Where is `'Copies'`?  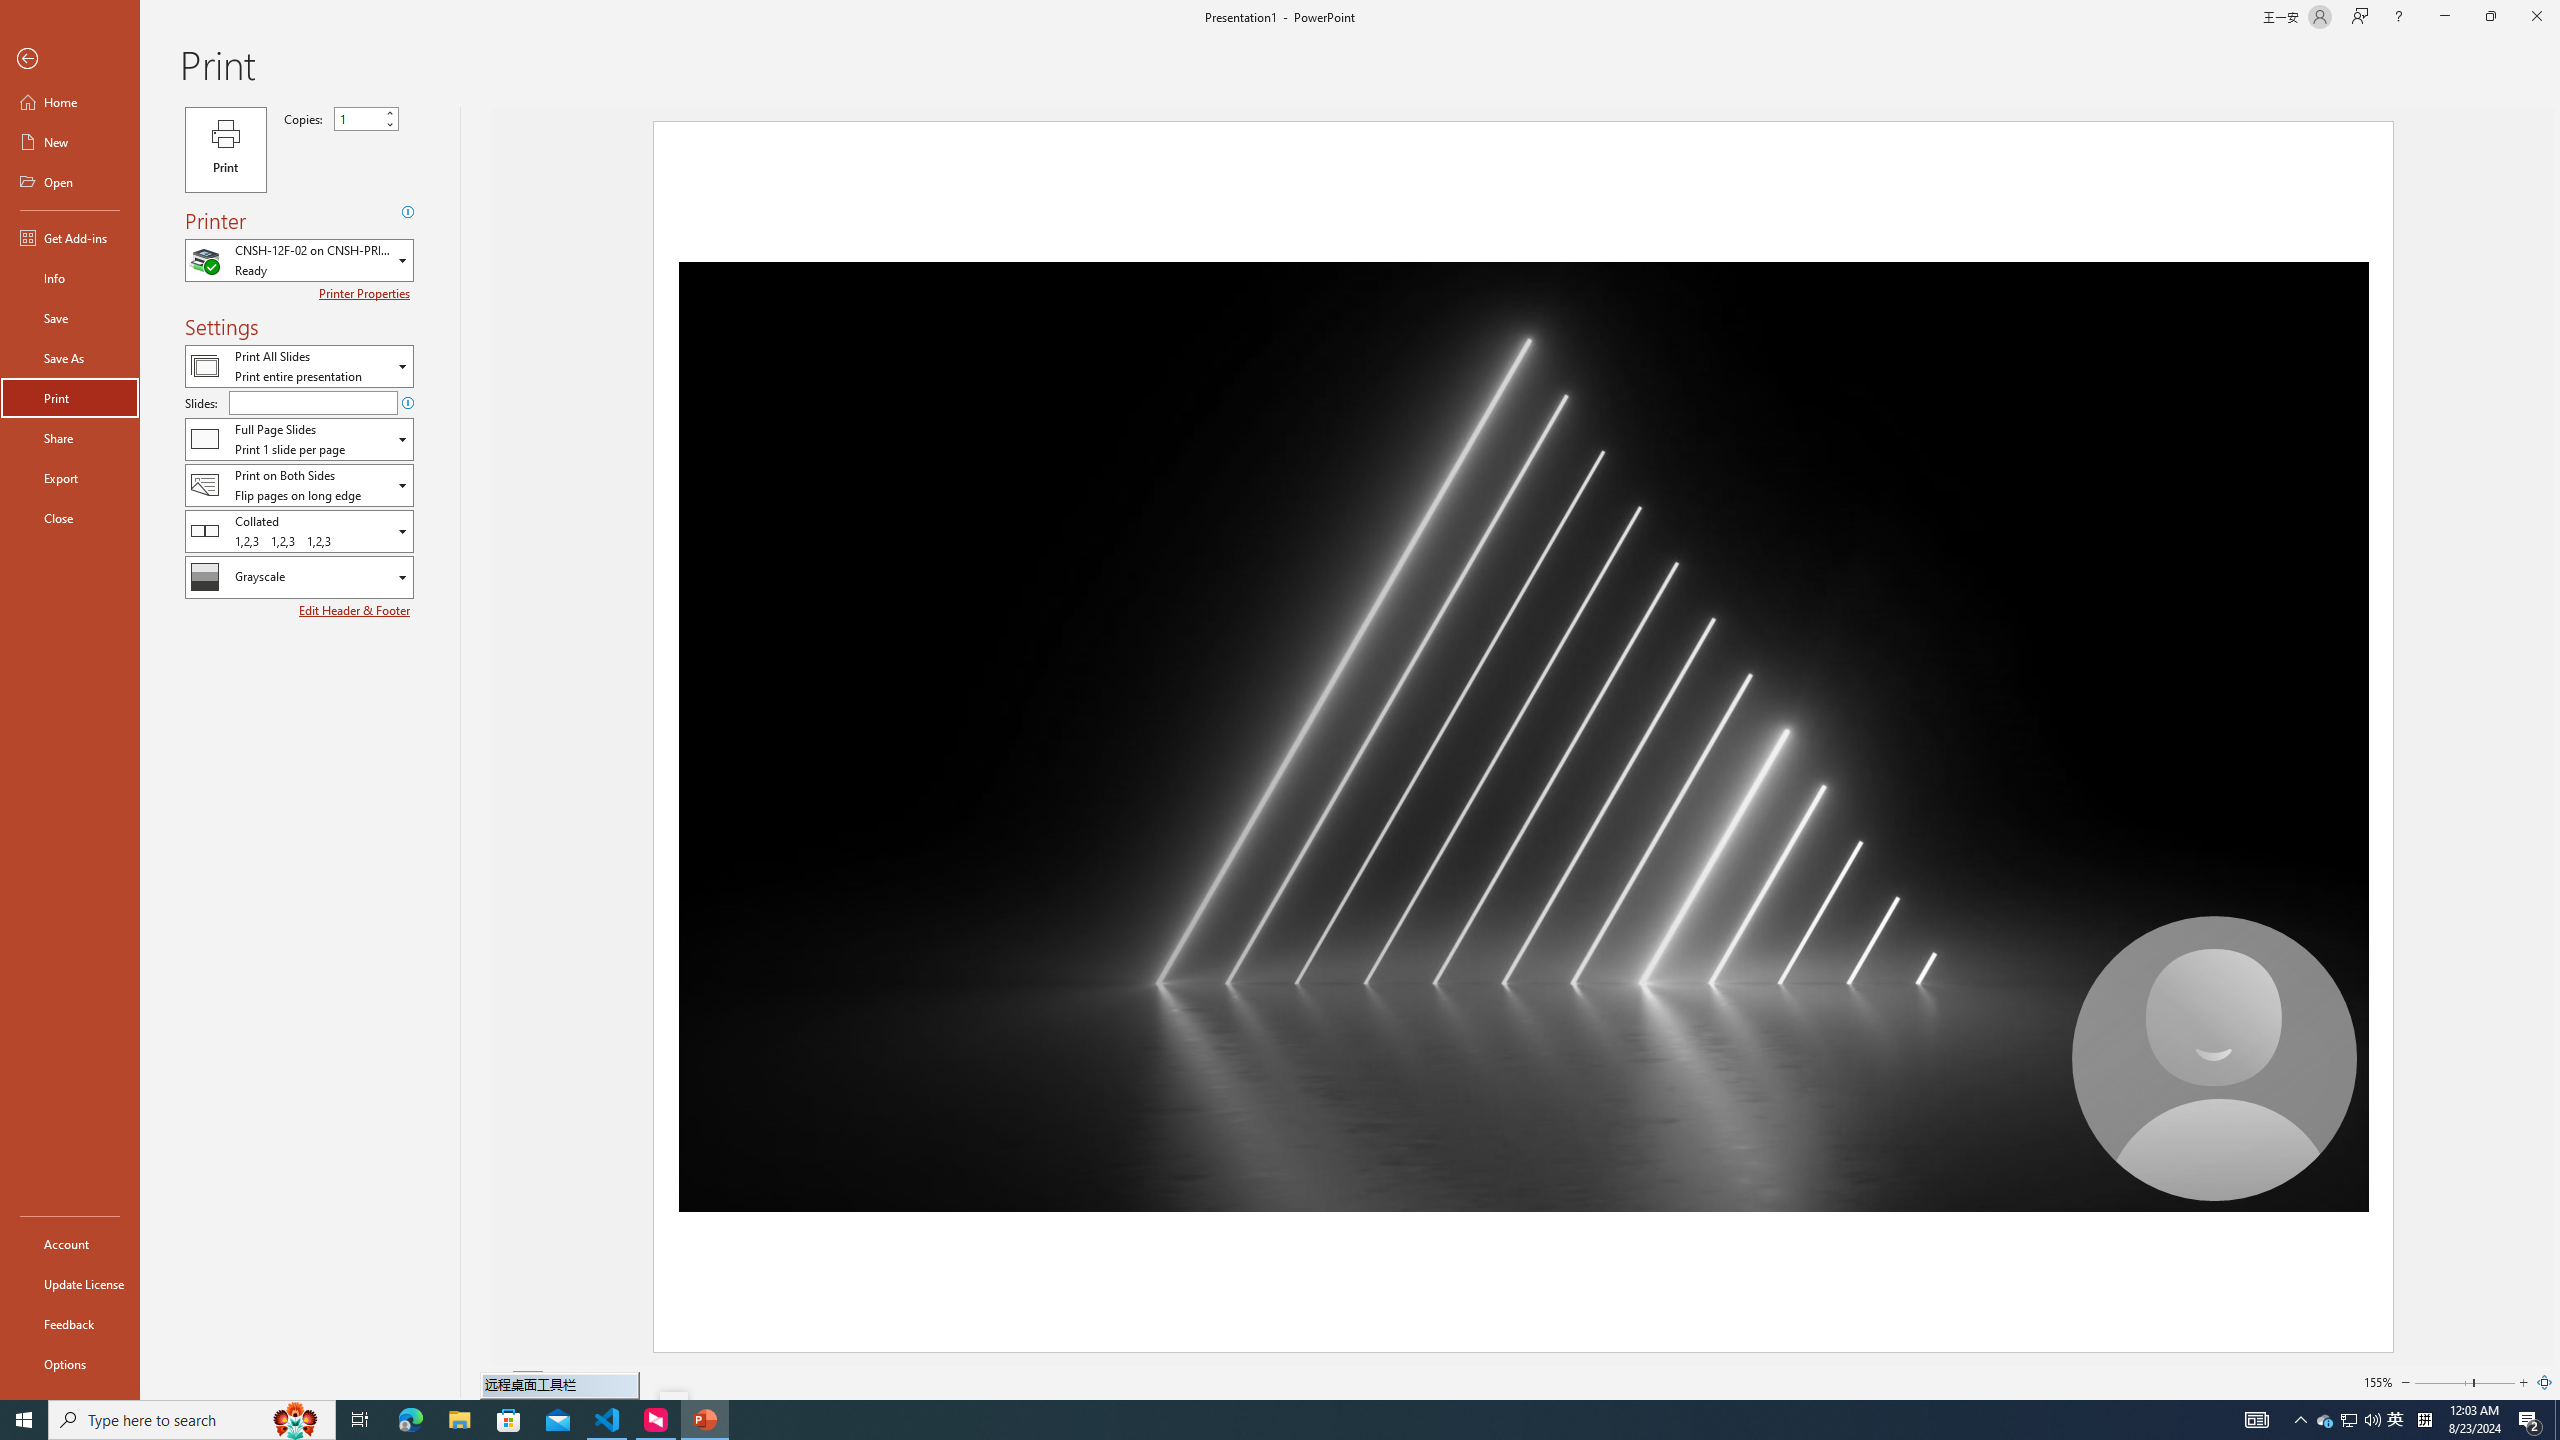 'Copies' is located at coordinates (366, 118).